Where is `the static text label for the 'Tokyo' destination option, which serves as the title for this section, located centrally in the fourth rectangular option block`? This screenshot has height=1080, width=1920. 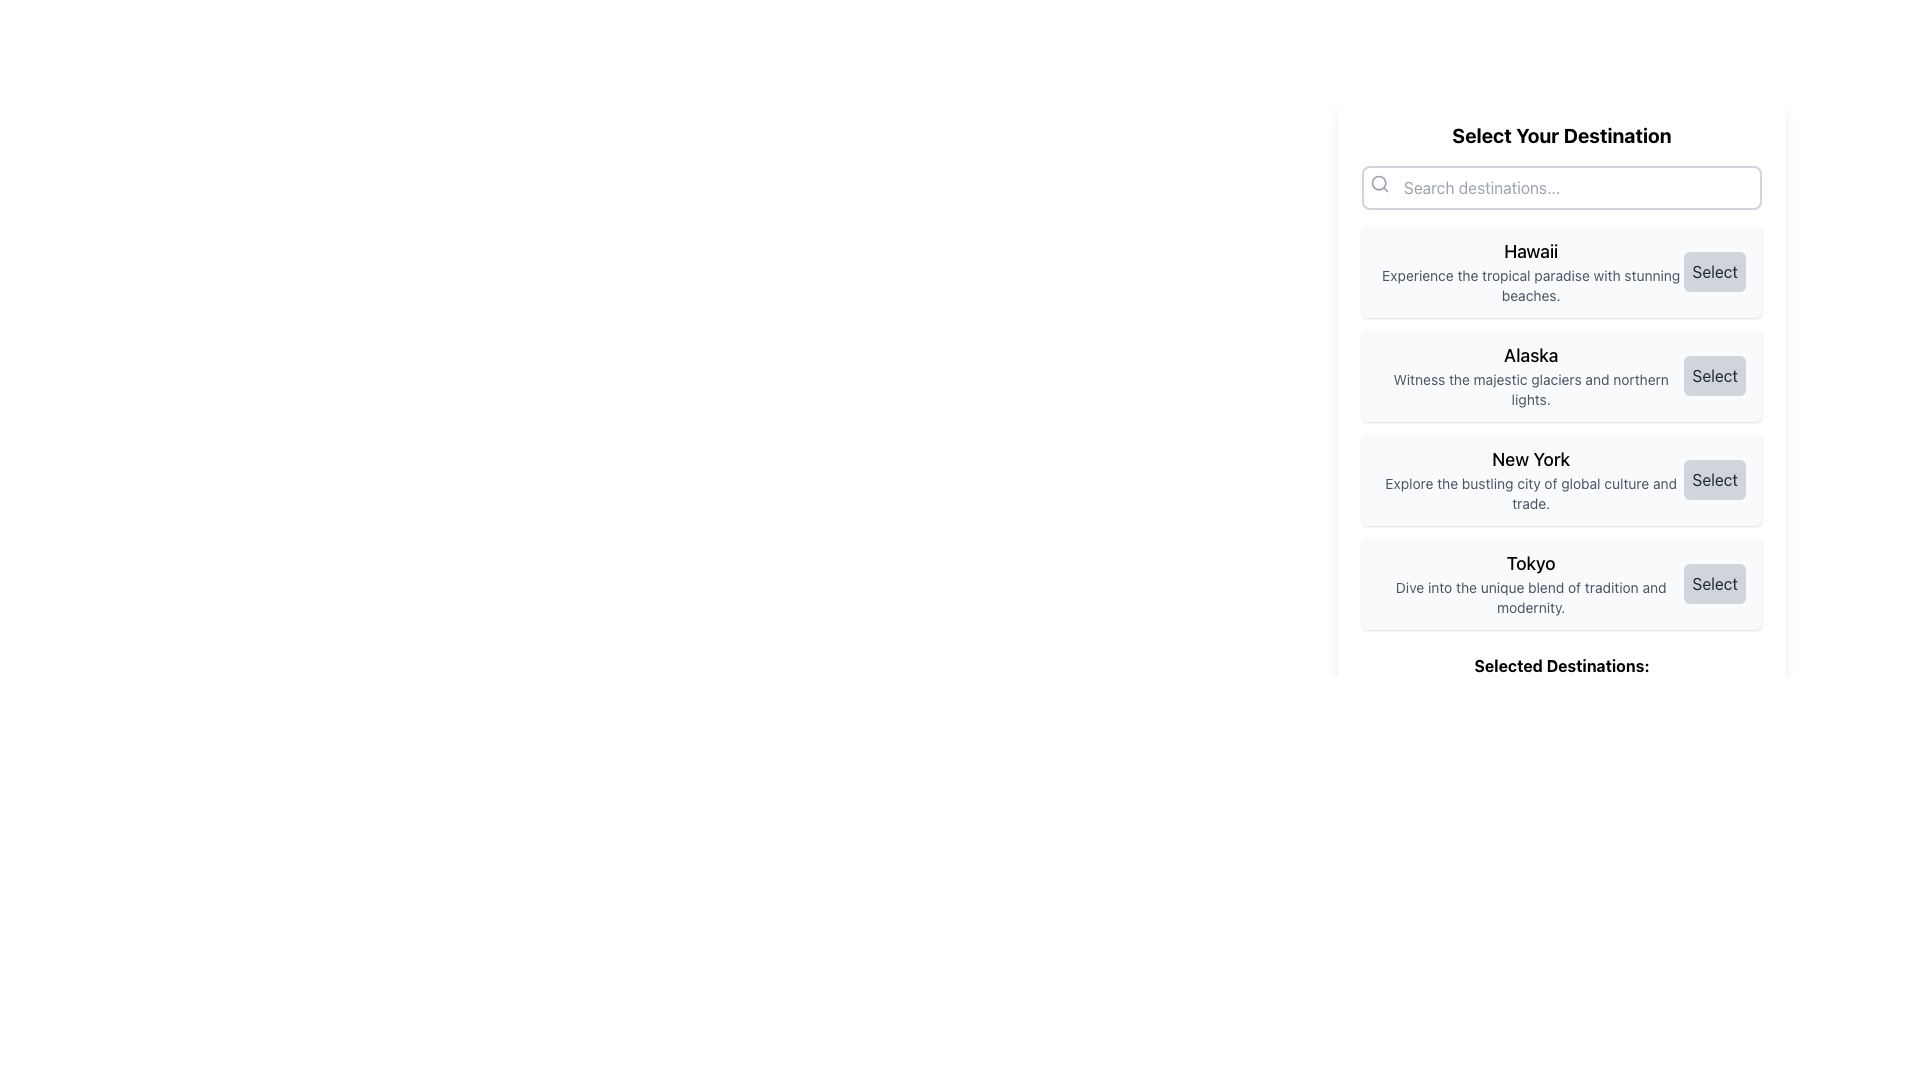
the static text label for the 'Tokyo' destination option, which serves as the title for this section, located centrally in the fourth rectangular option block is located at coordinates (1530, 563).